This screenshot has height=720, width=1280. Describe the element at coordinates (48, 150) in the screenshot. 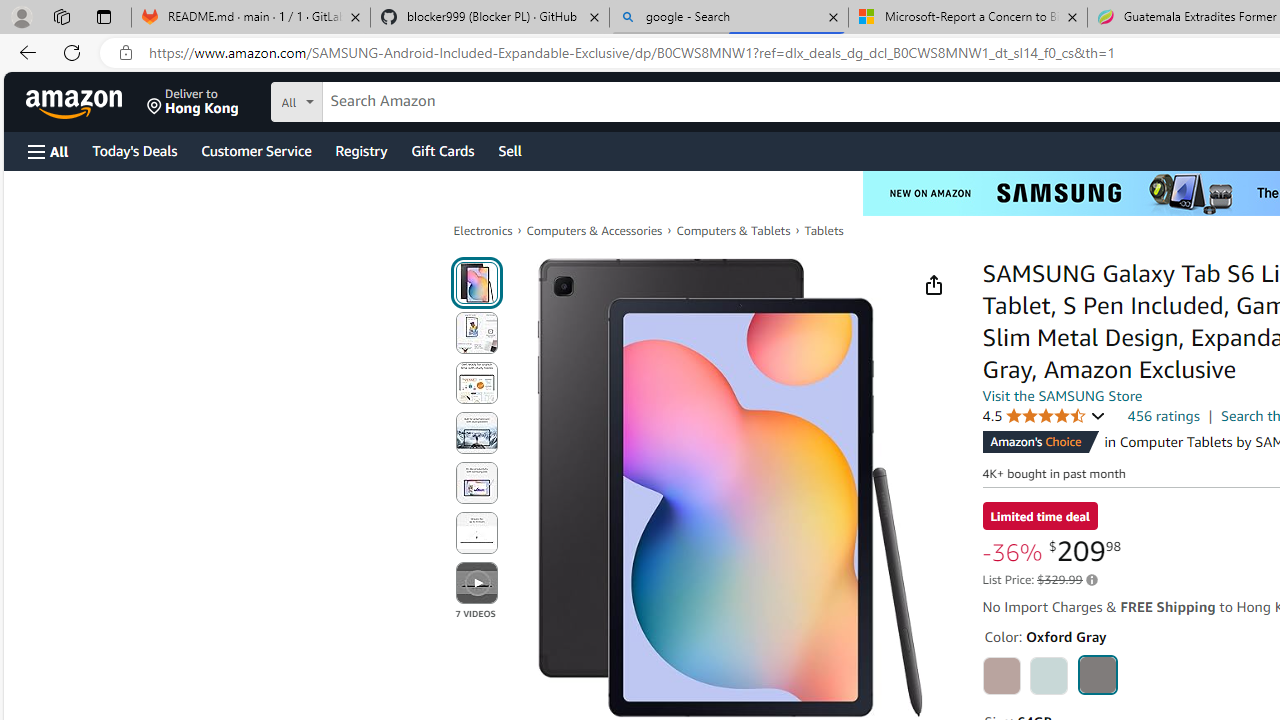

I see `'Open Menu'` at that location.